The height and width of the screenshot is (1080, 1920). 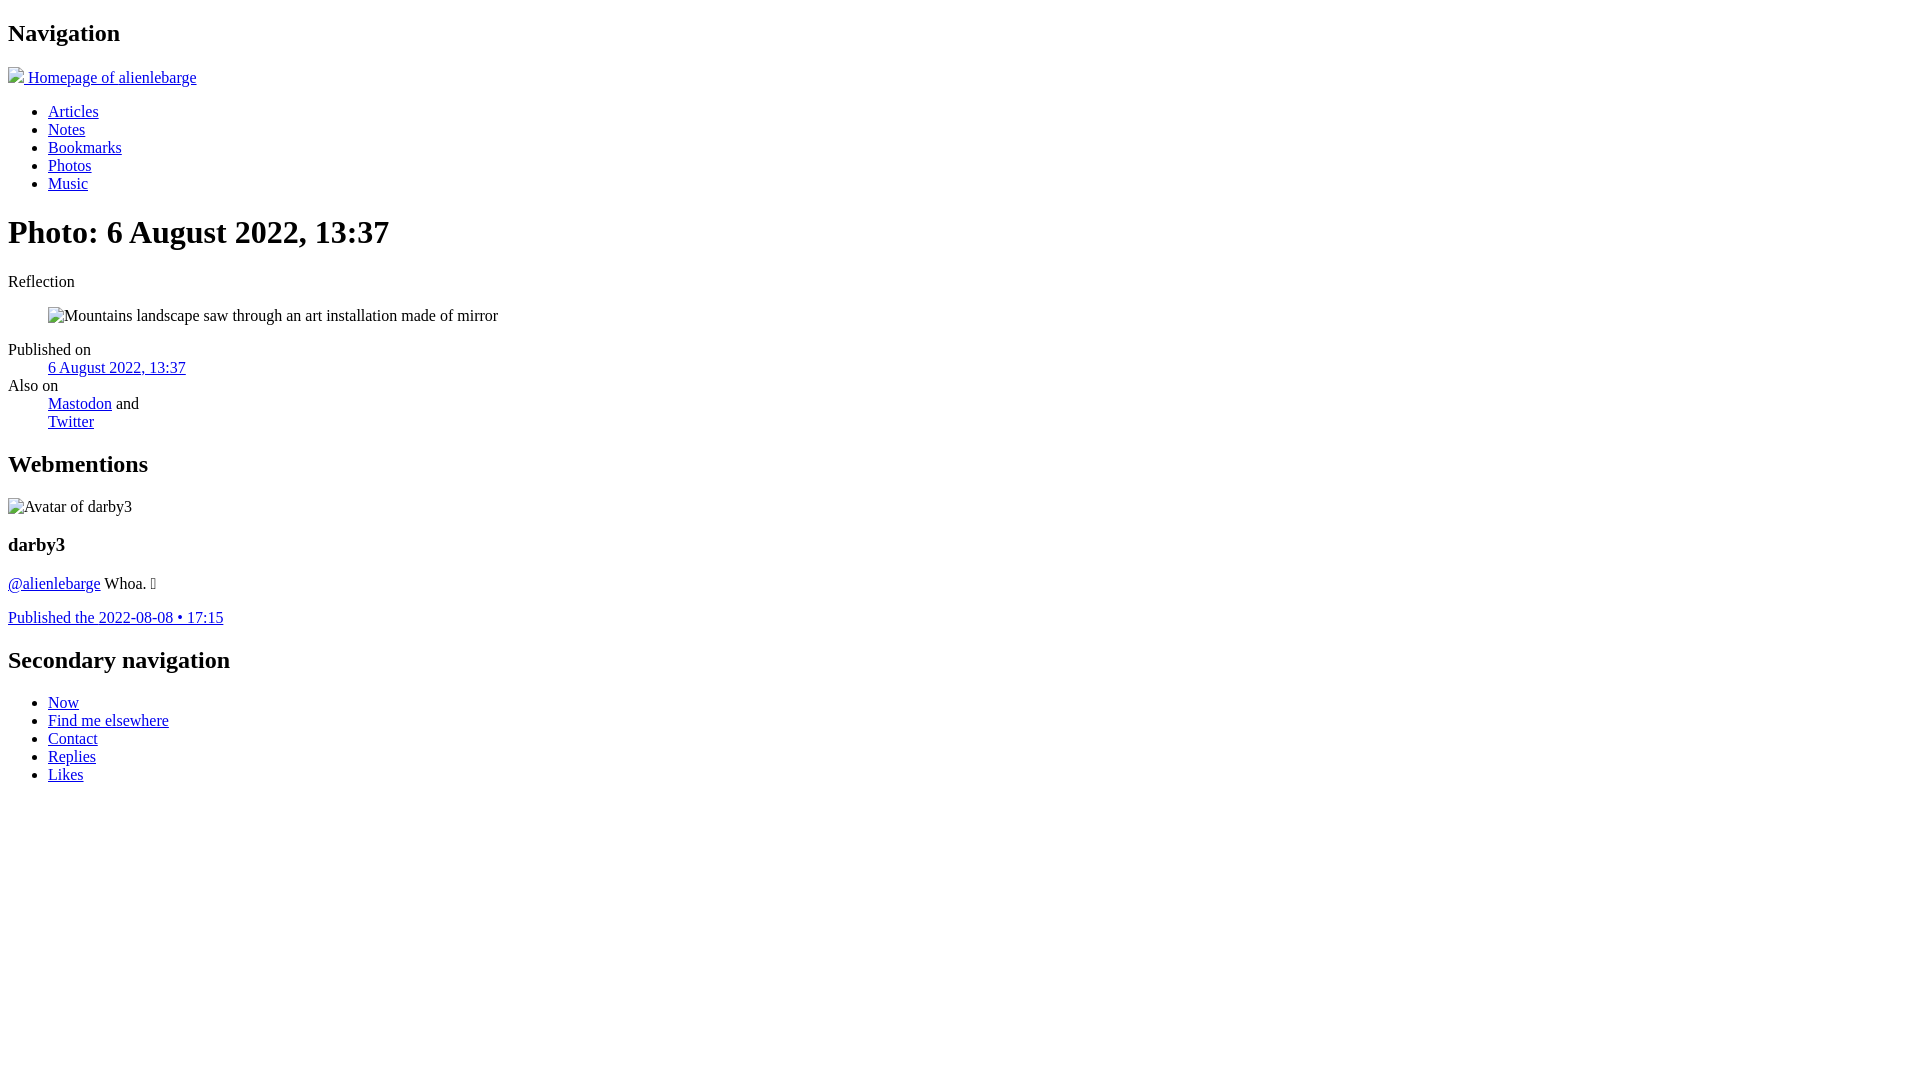 What do you see at coordinates (66, 773) in the screenshot?
I see `'Likes'` at bounding box center [66, 773].